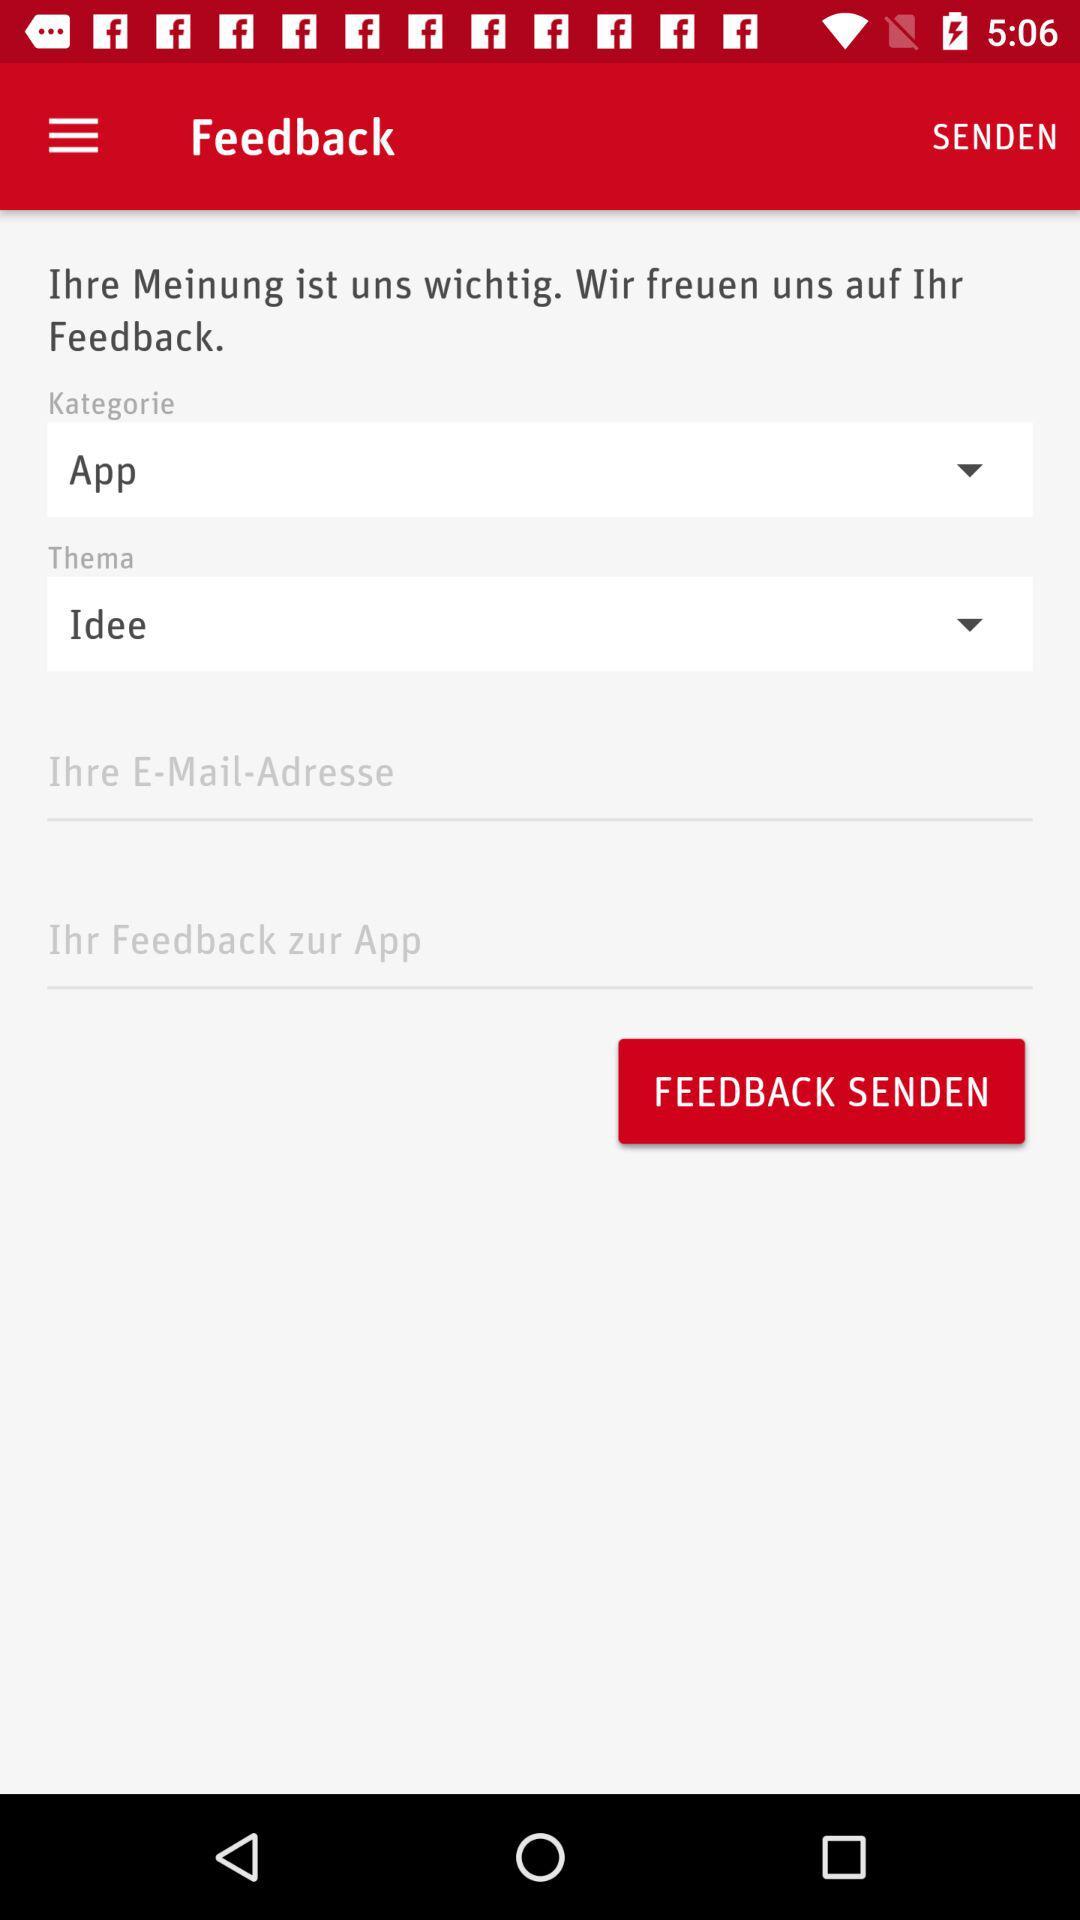 The image size is (1080, 1920). Describe the element at coordinates (540, 932) in the screenshot. I see `comment box for feedback` at that location.